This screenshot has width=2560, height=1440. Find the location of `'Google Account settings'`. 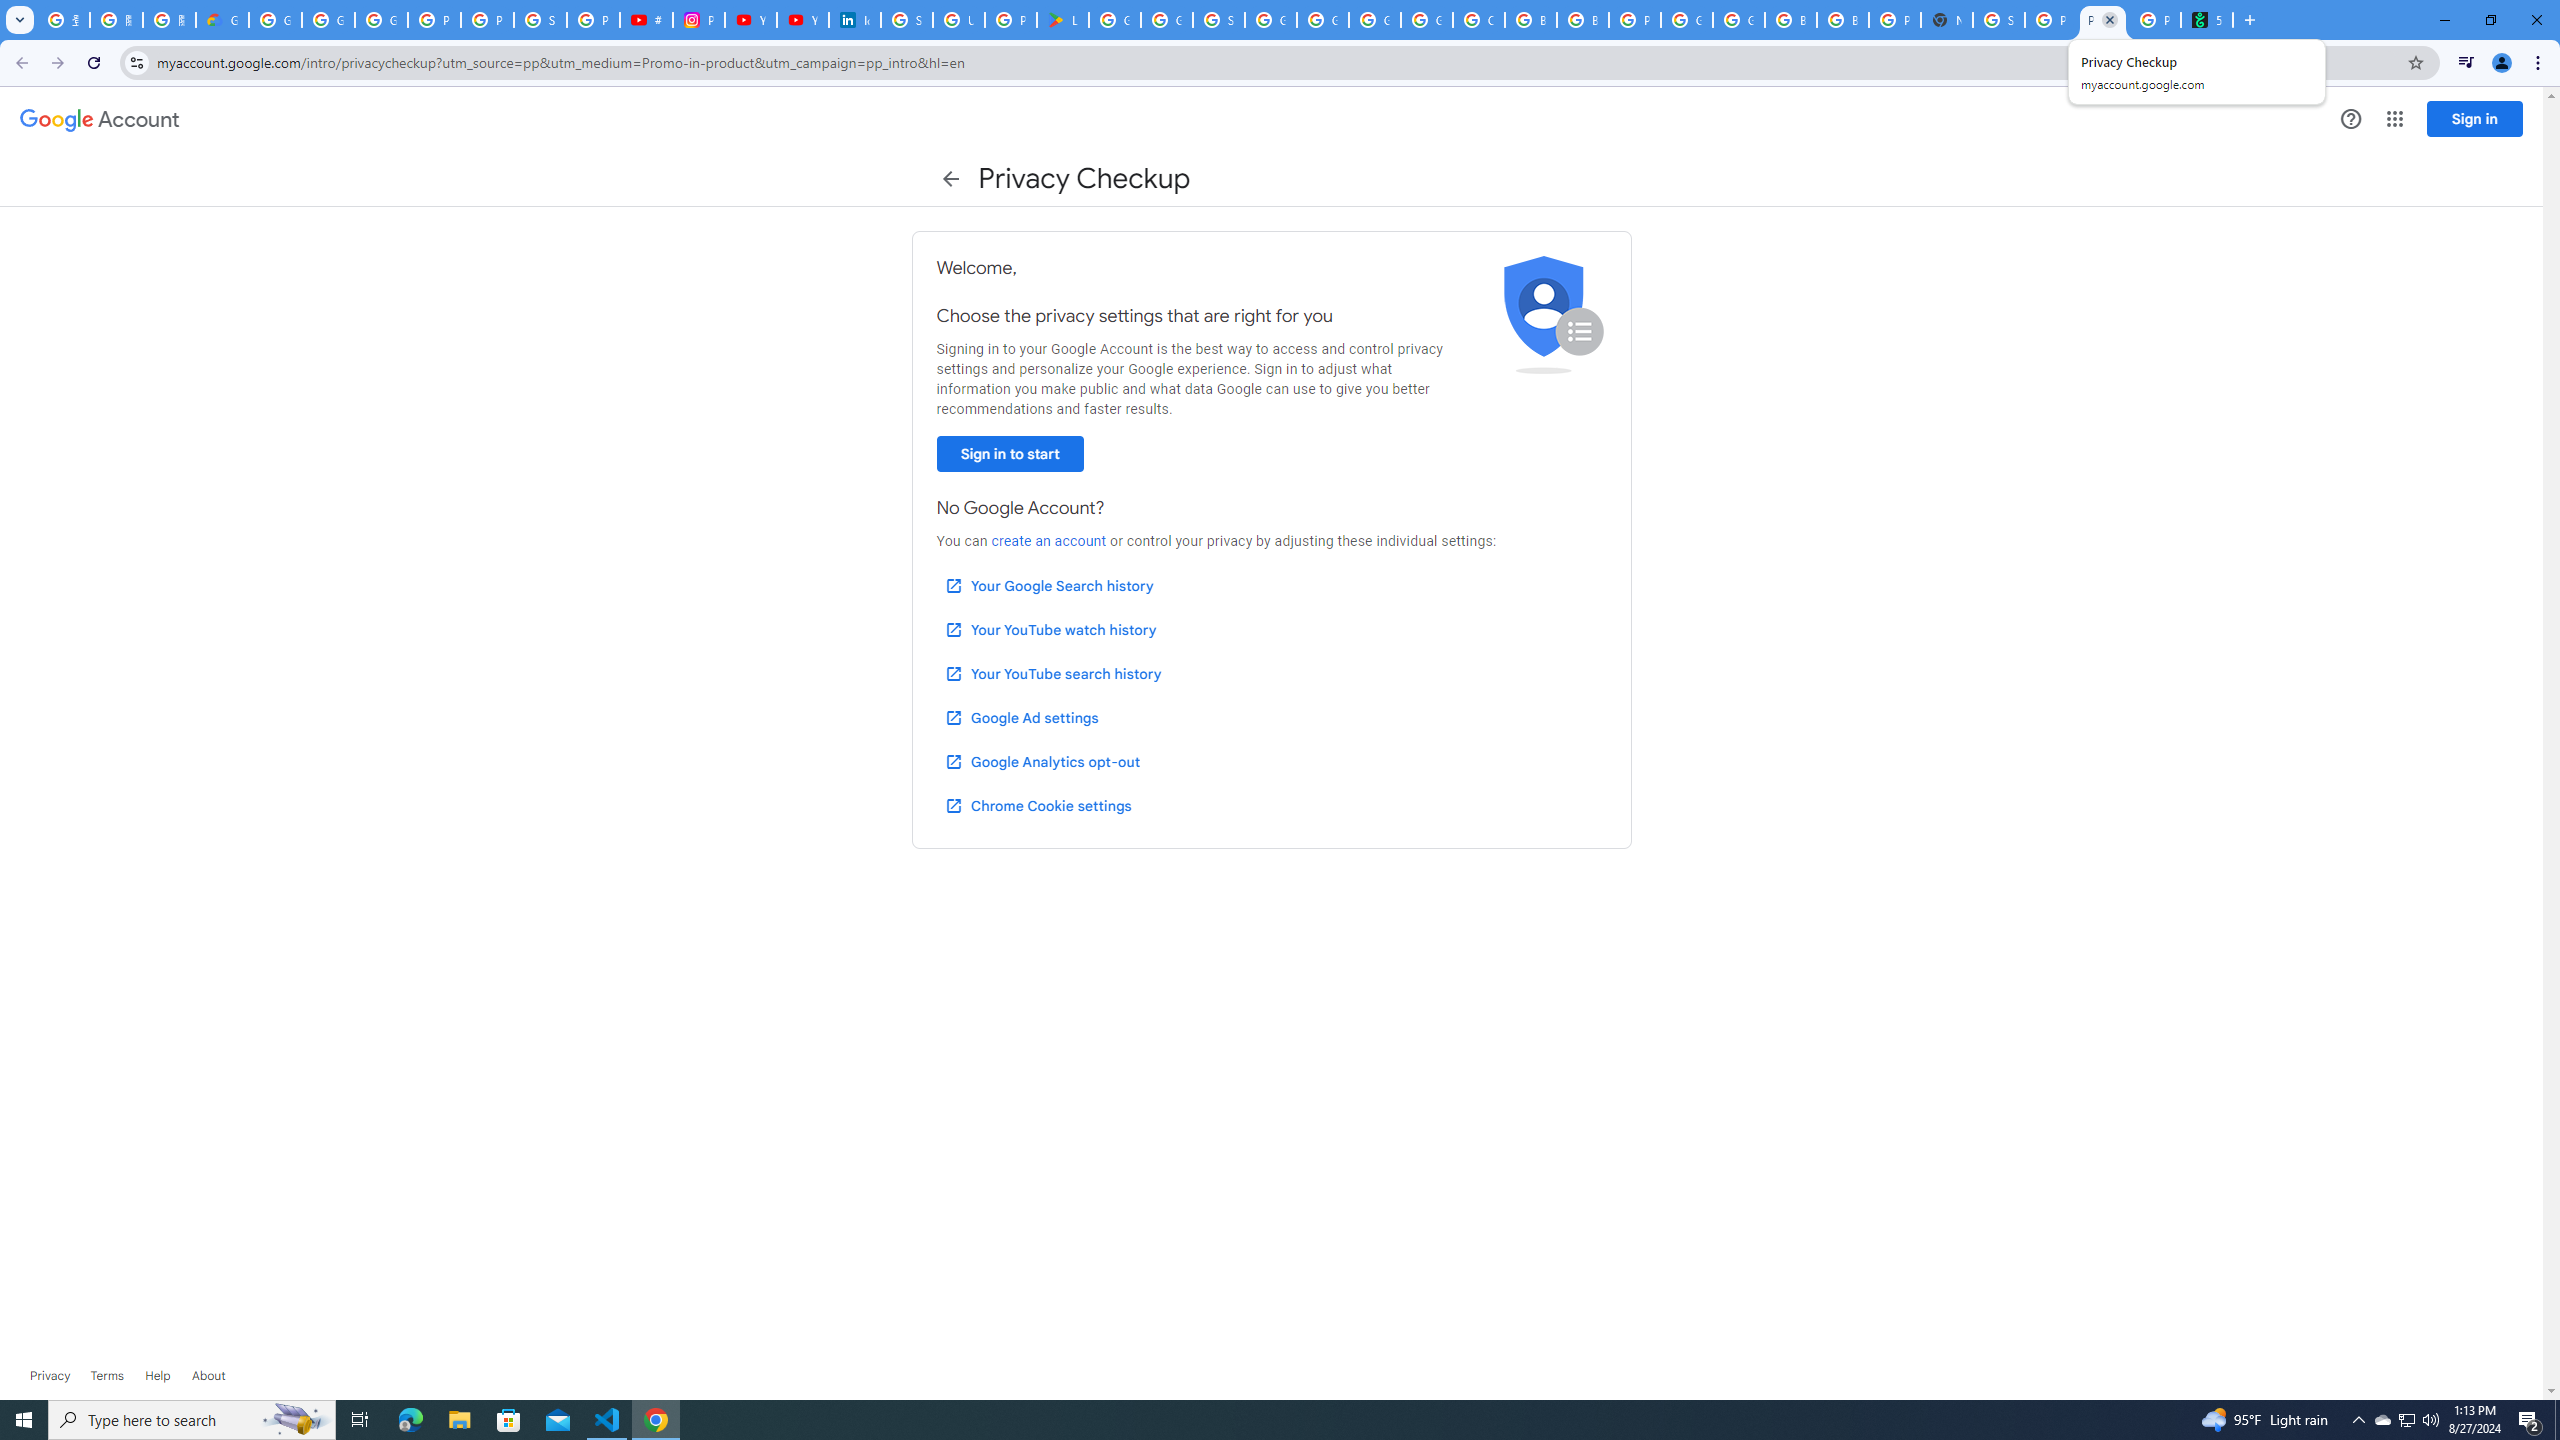

'Google Account settings' is located at coordinates (98, 119).